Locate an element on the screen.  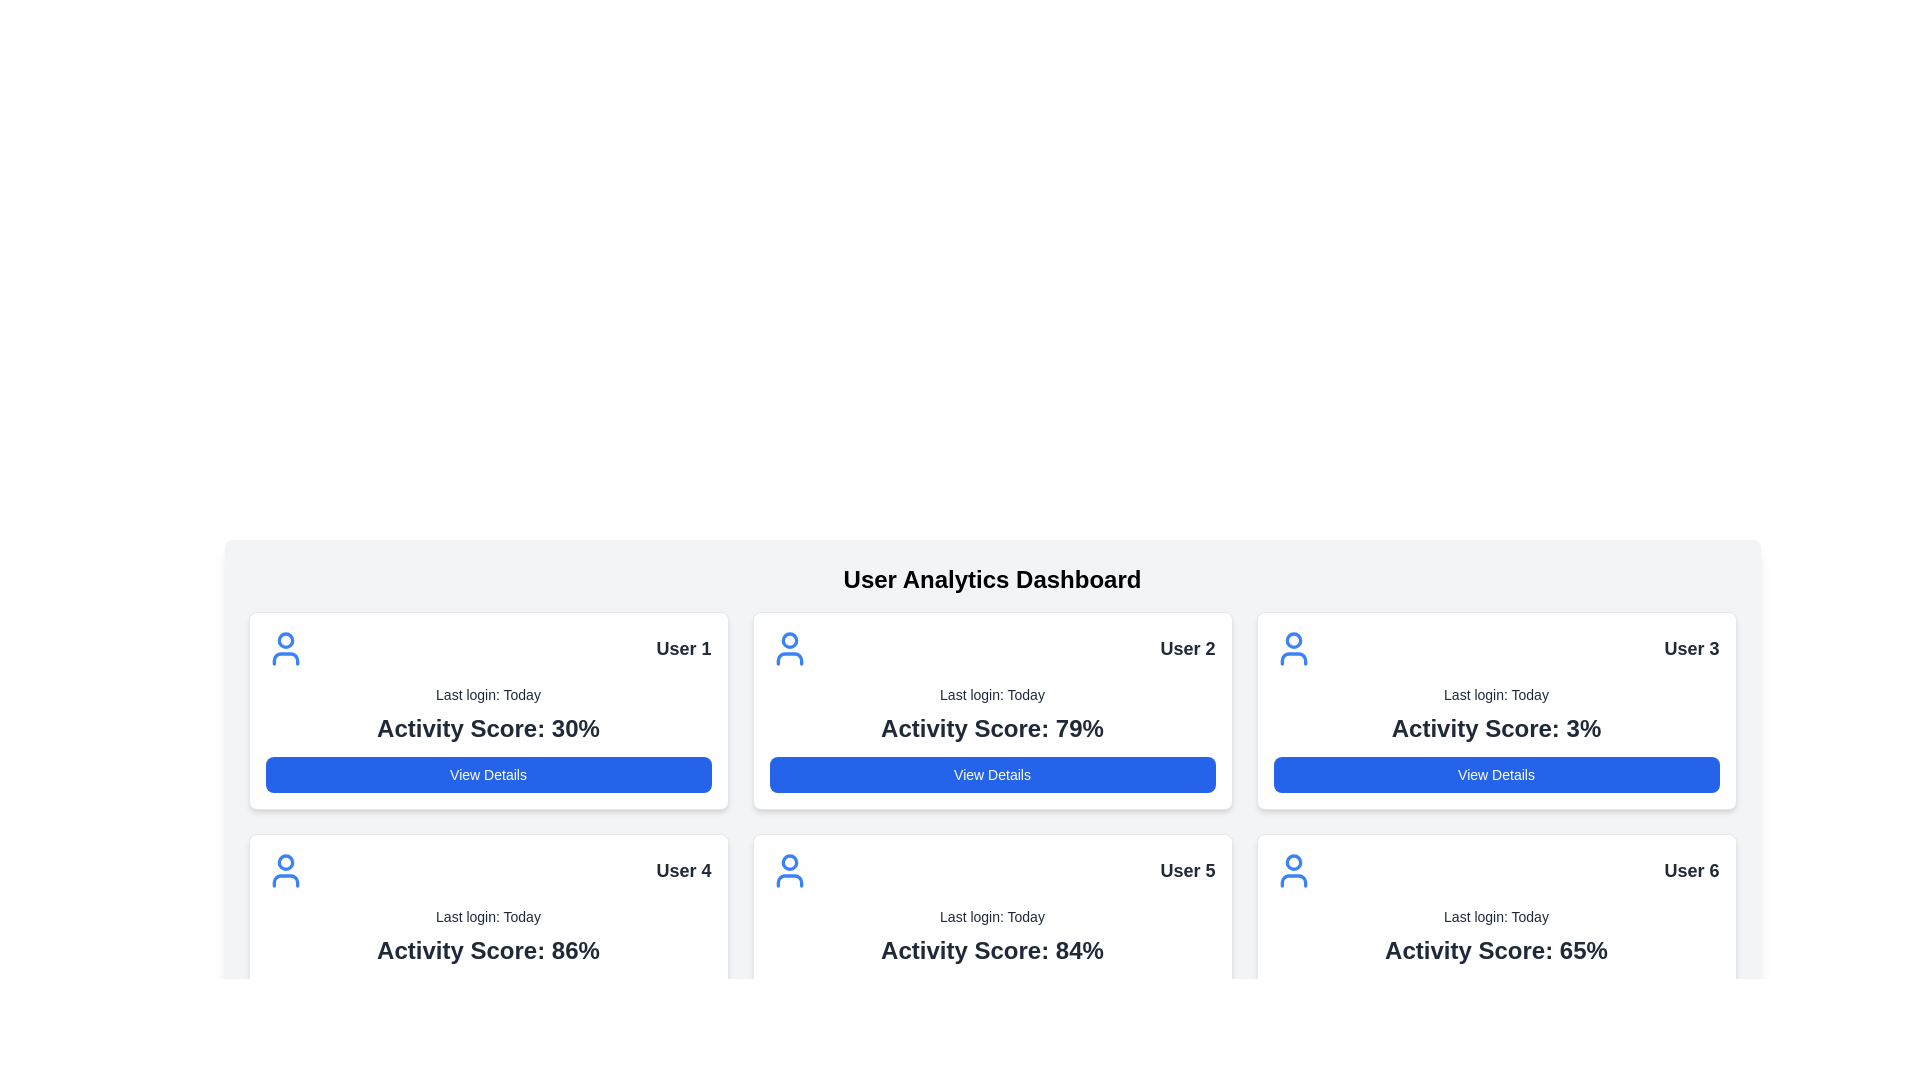
the upper circular part of the user icon located in the first column and second row of the dashboard layout is located at coordinates (788, 861).